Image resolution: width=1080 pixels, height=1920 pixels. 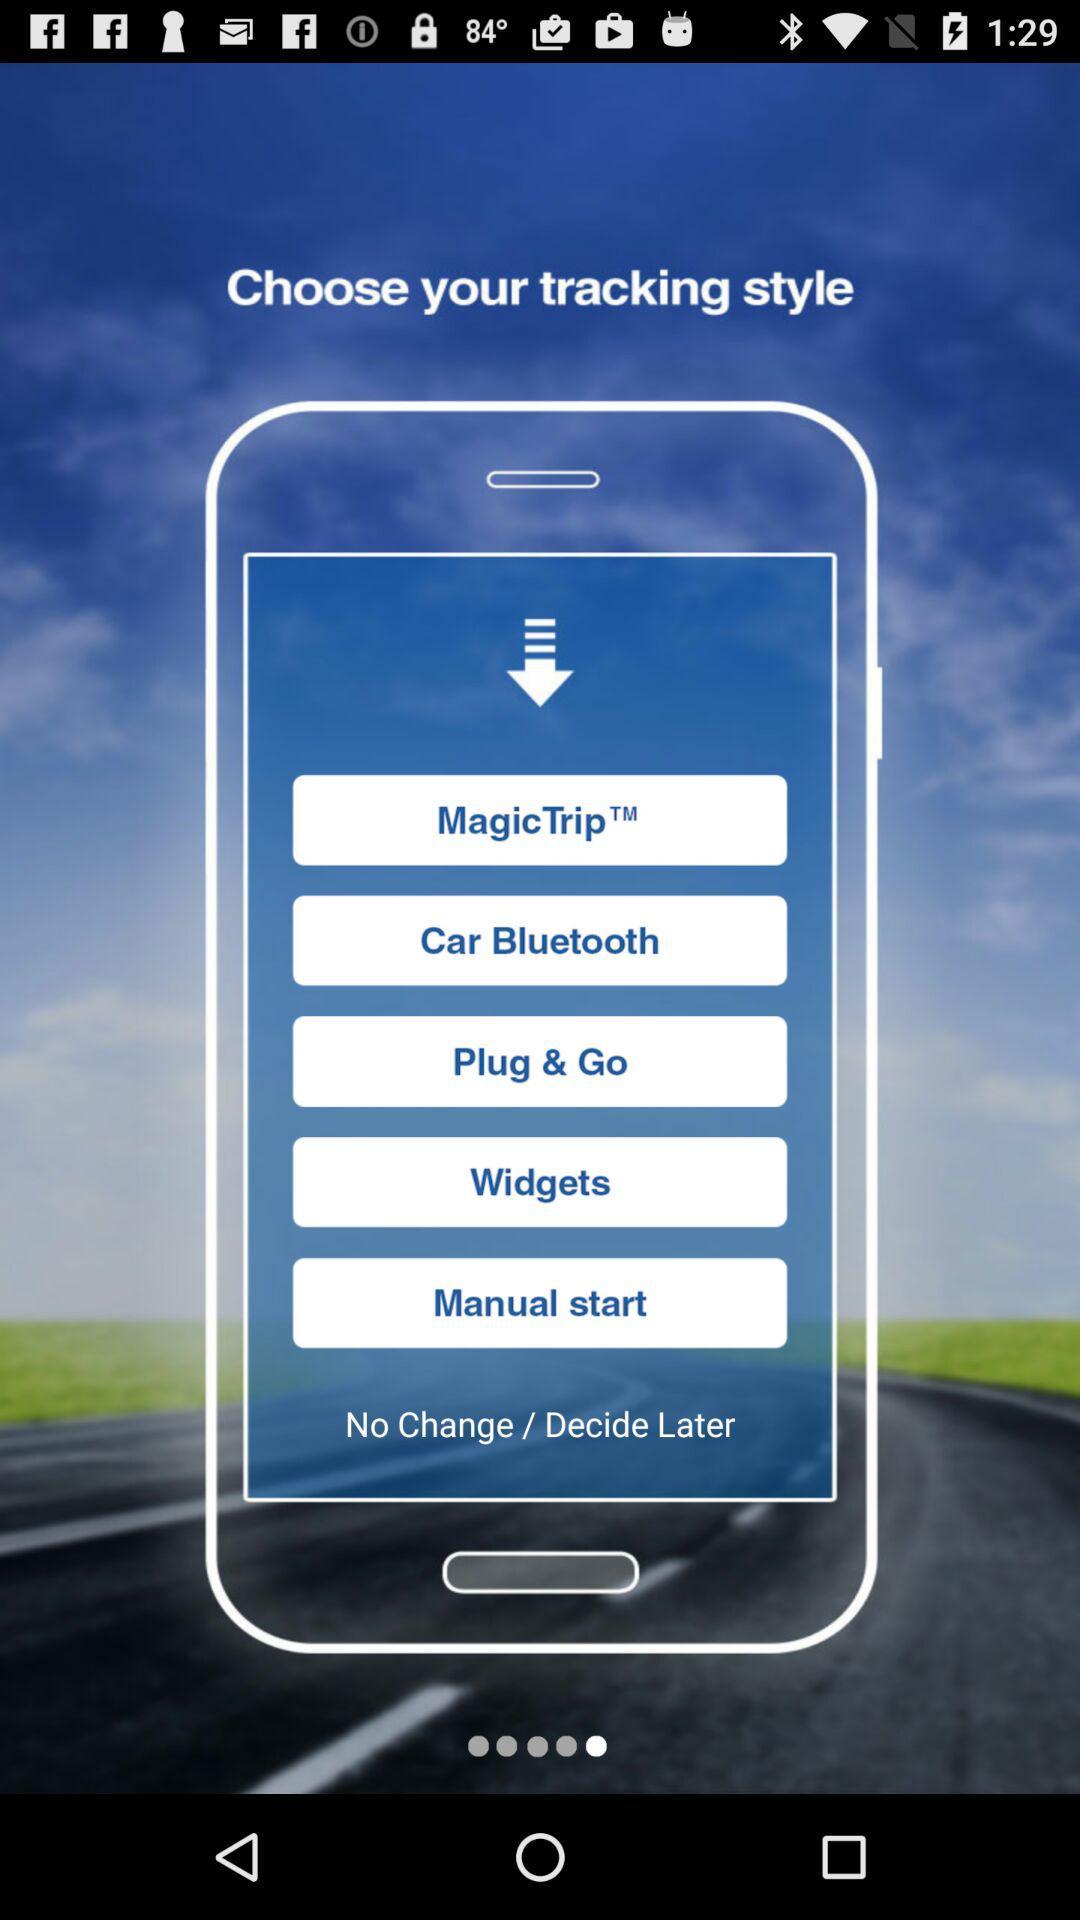 I want to click on widgets, so click(x=540, y=1182).